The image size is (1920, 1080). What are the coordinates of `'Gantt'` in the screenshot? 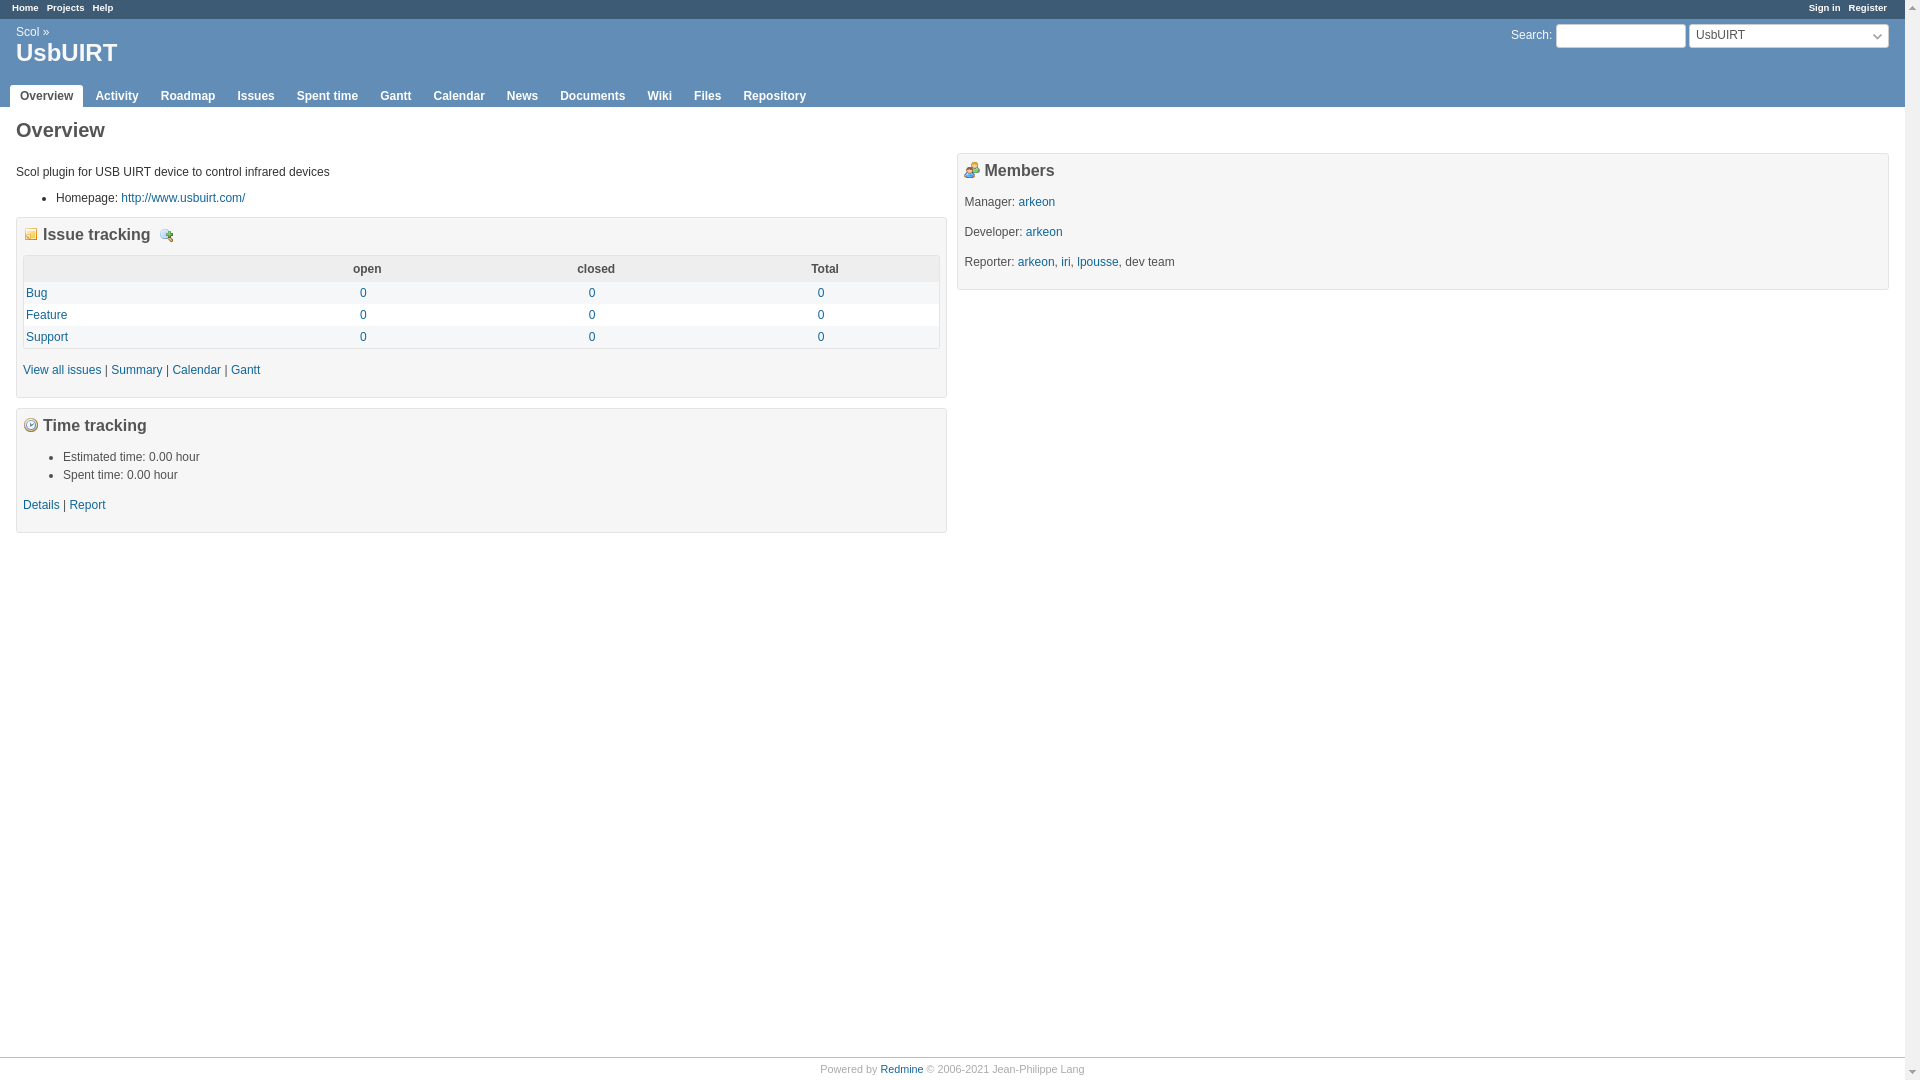 It's located at (395, 96).